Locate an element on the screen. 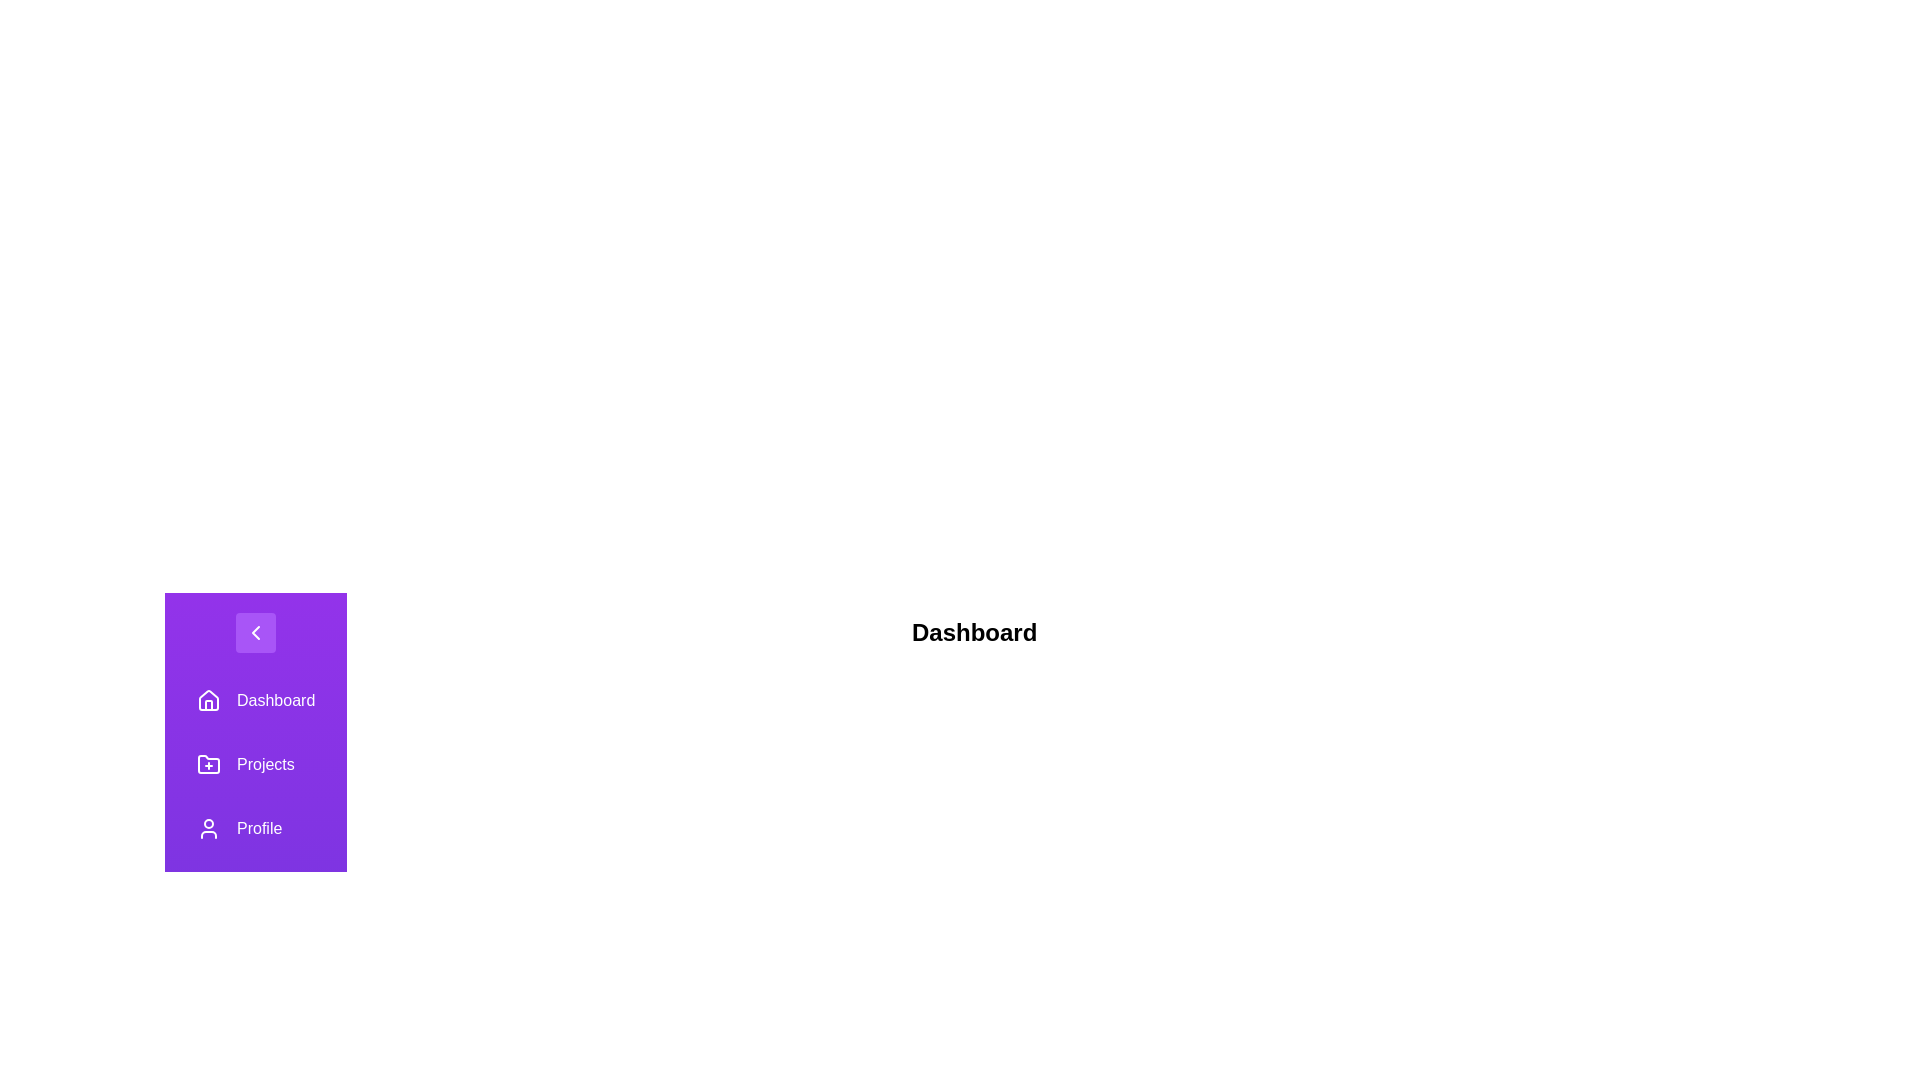 The height and width of the screenshot is (1080, 1920). the third text entry in the left-aligned side navigation menu is located at coordinates (258, 829).